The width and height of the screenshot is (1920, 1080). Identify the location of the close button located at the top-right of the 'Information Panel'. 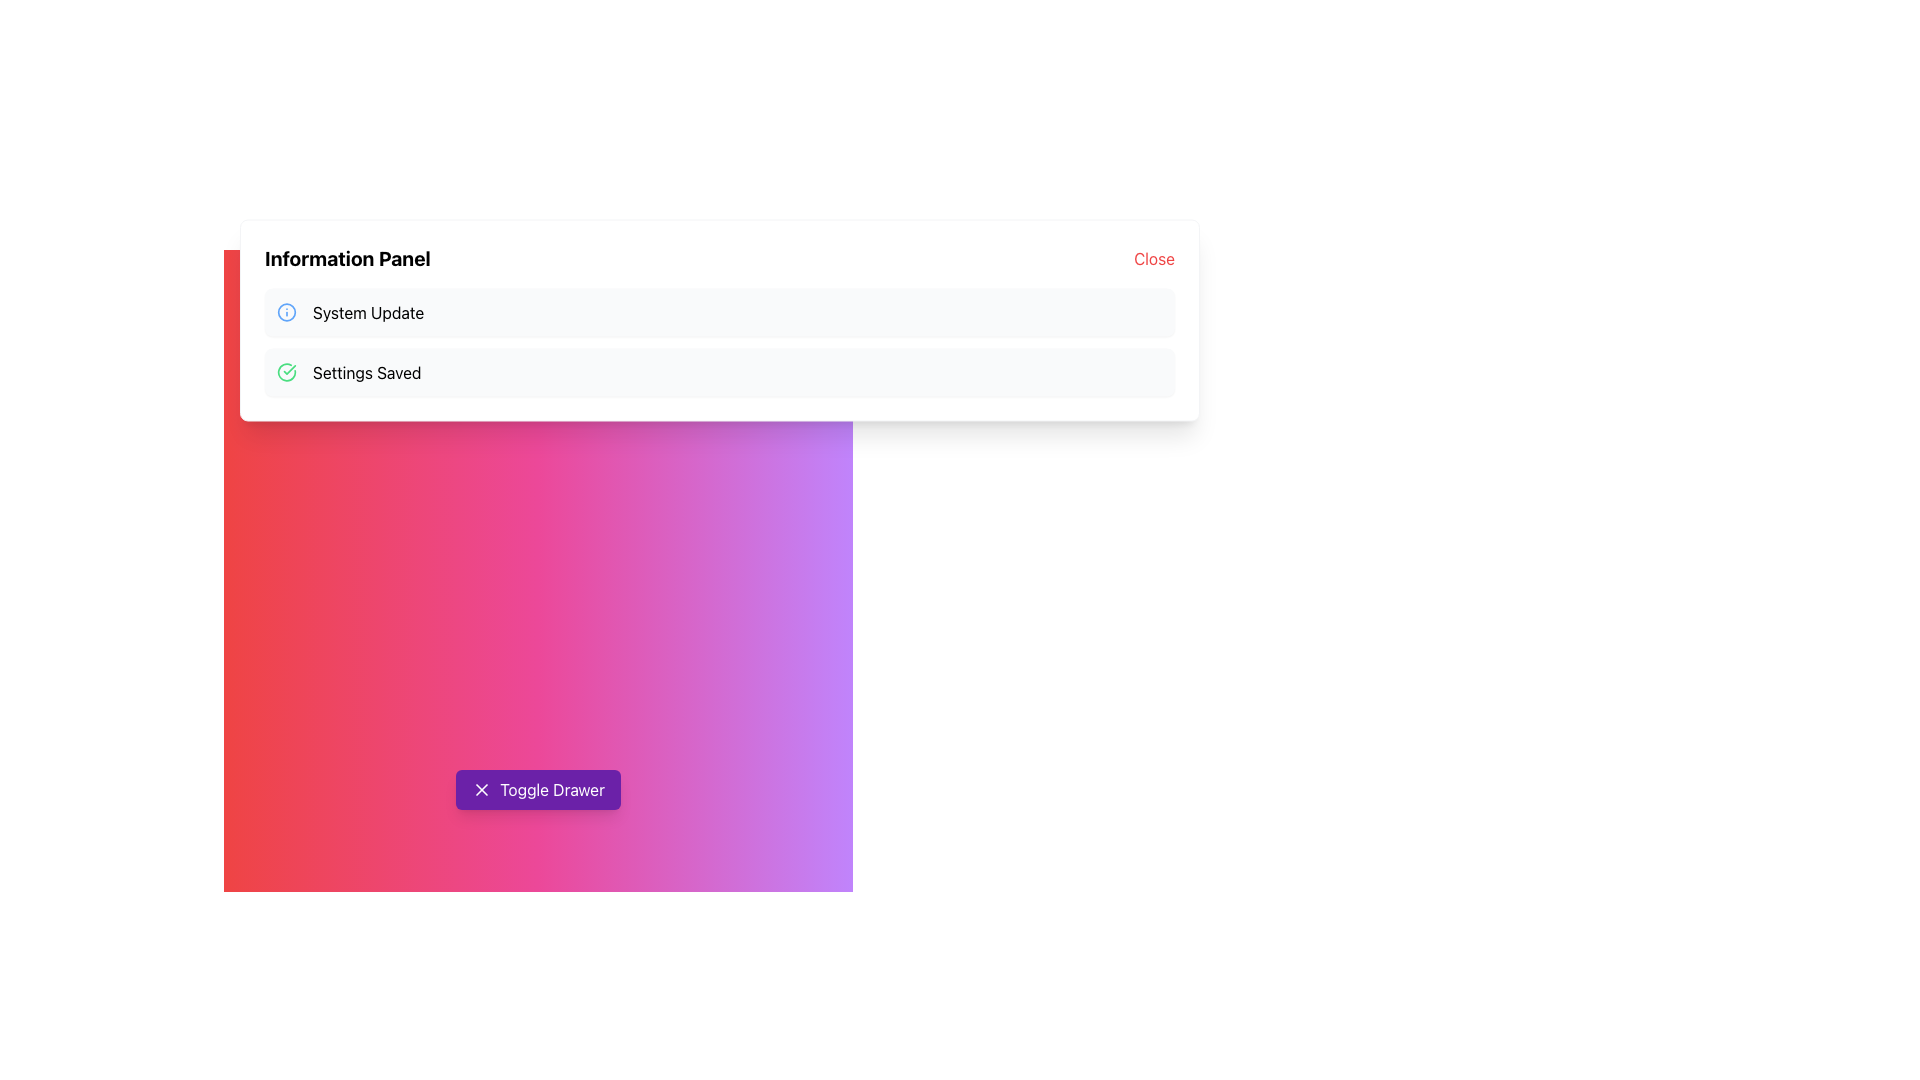
(1154, 257).